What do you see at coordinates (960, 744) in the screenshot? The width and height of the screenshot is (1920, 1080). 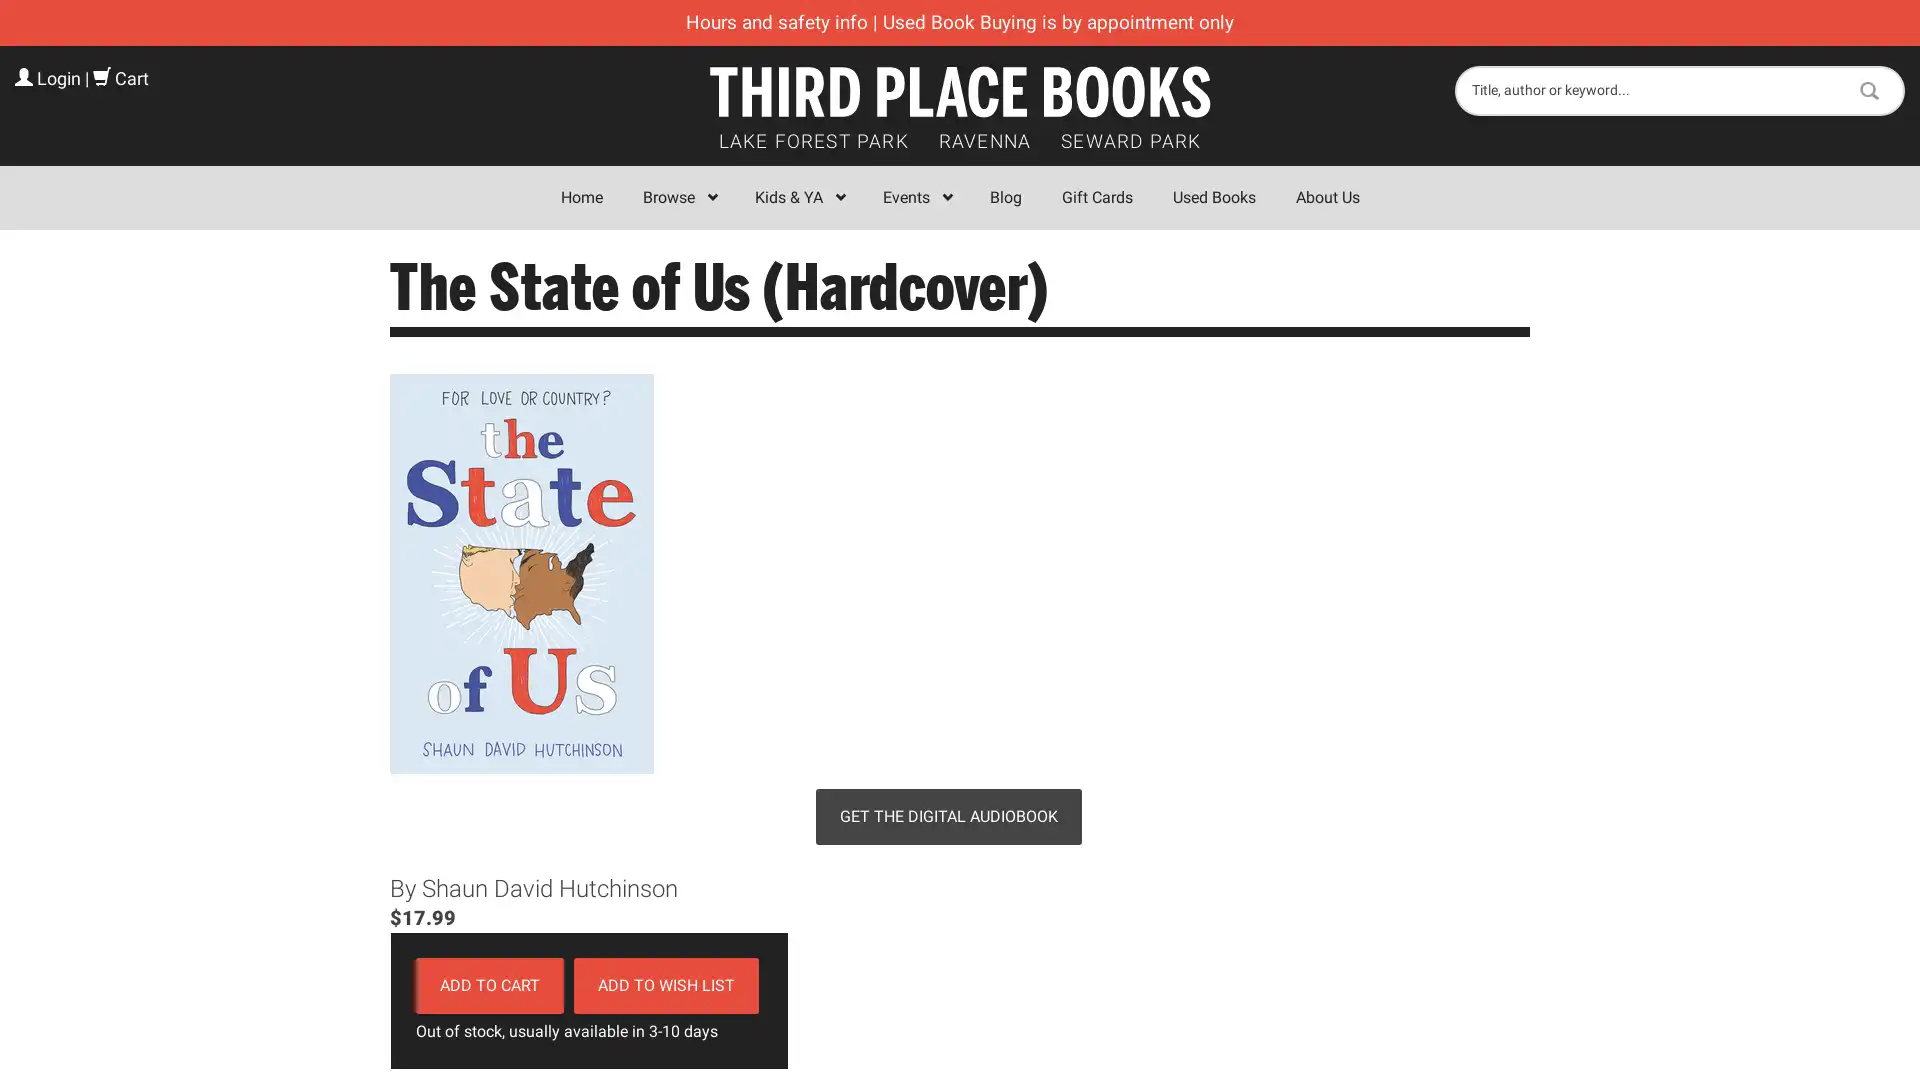 I see `Sign Up!` at bounding box center [960, 744].